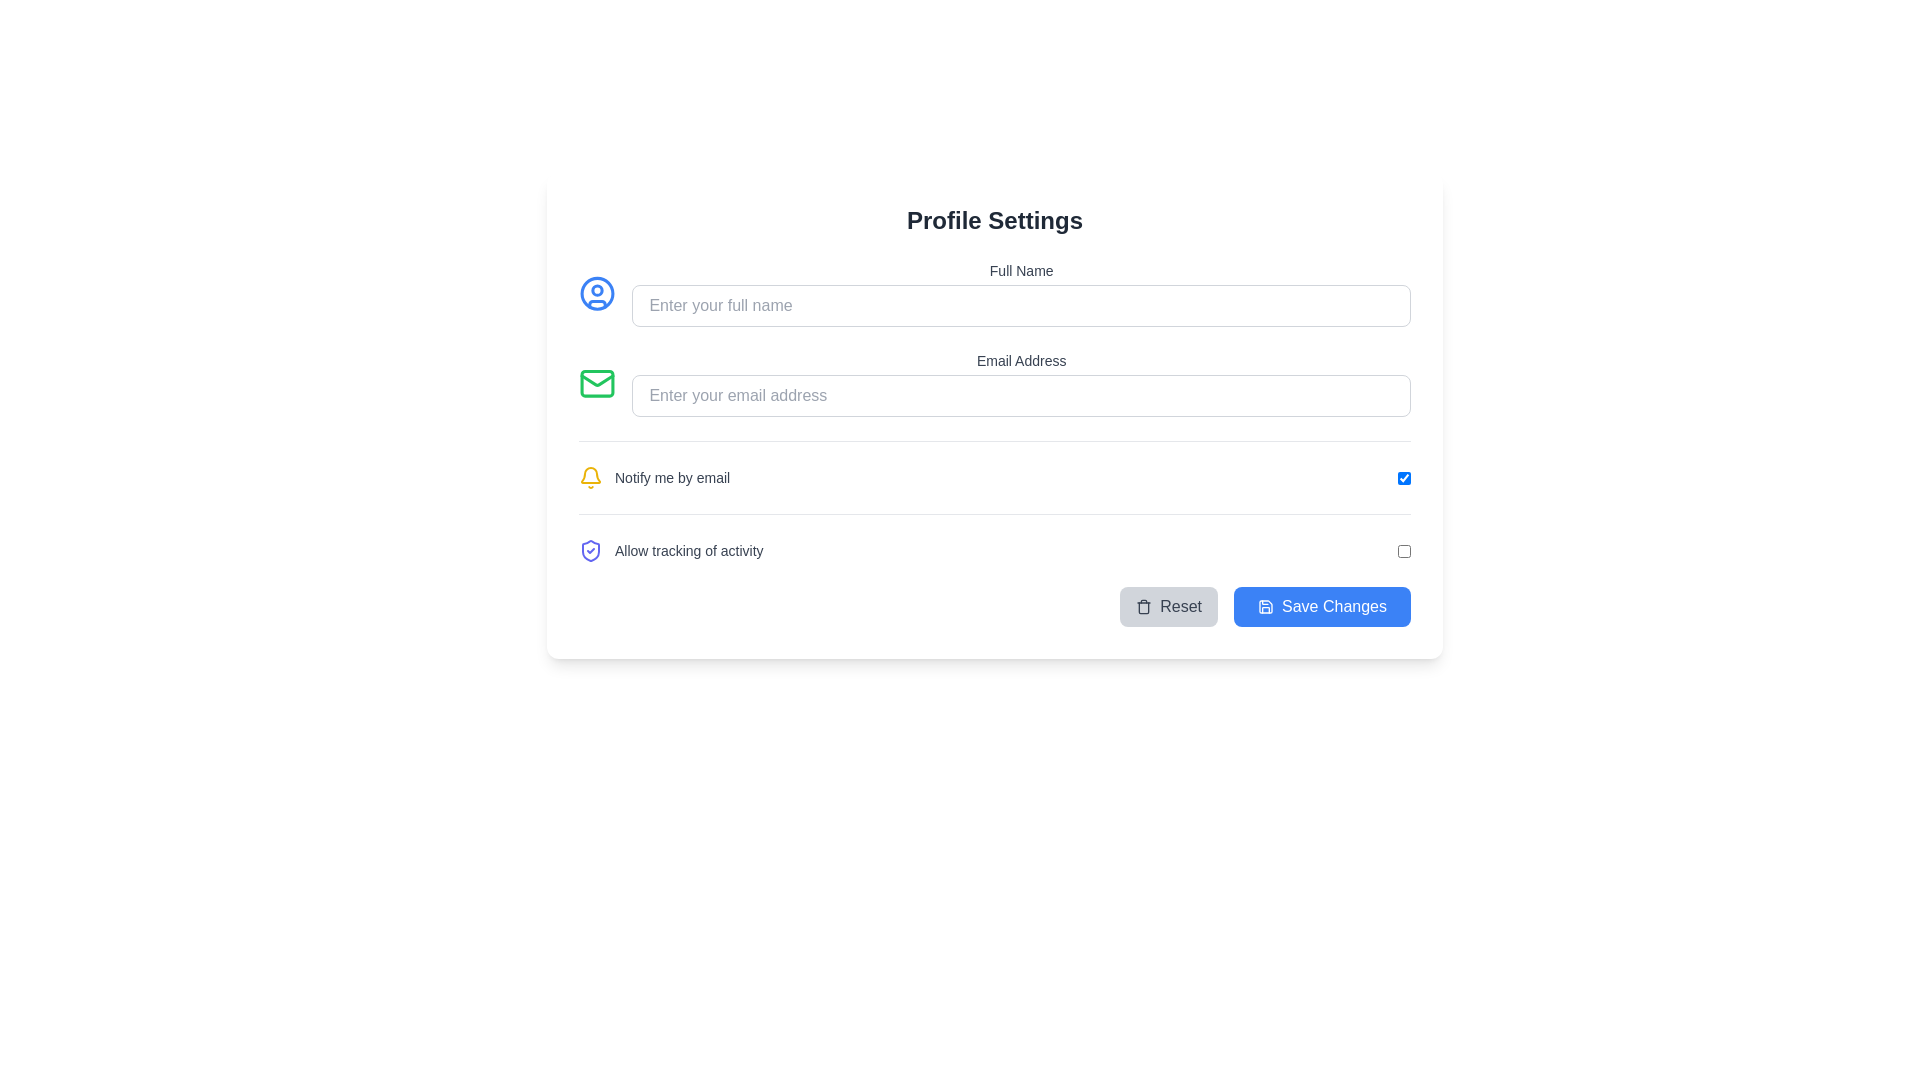  What do you see at coordinates (589, 551) in the screenshot?
I see `the decorative shield icon that represents security in relation to the 'Allow tracking of activity' setting` at bounding box center [589, 551].